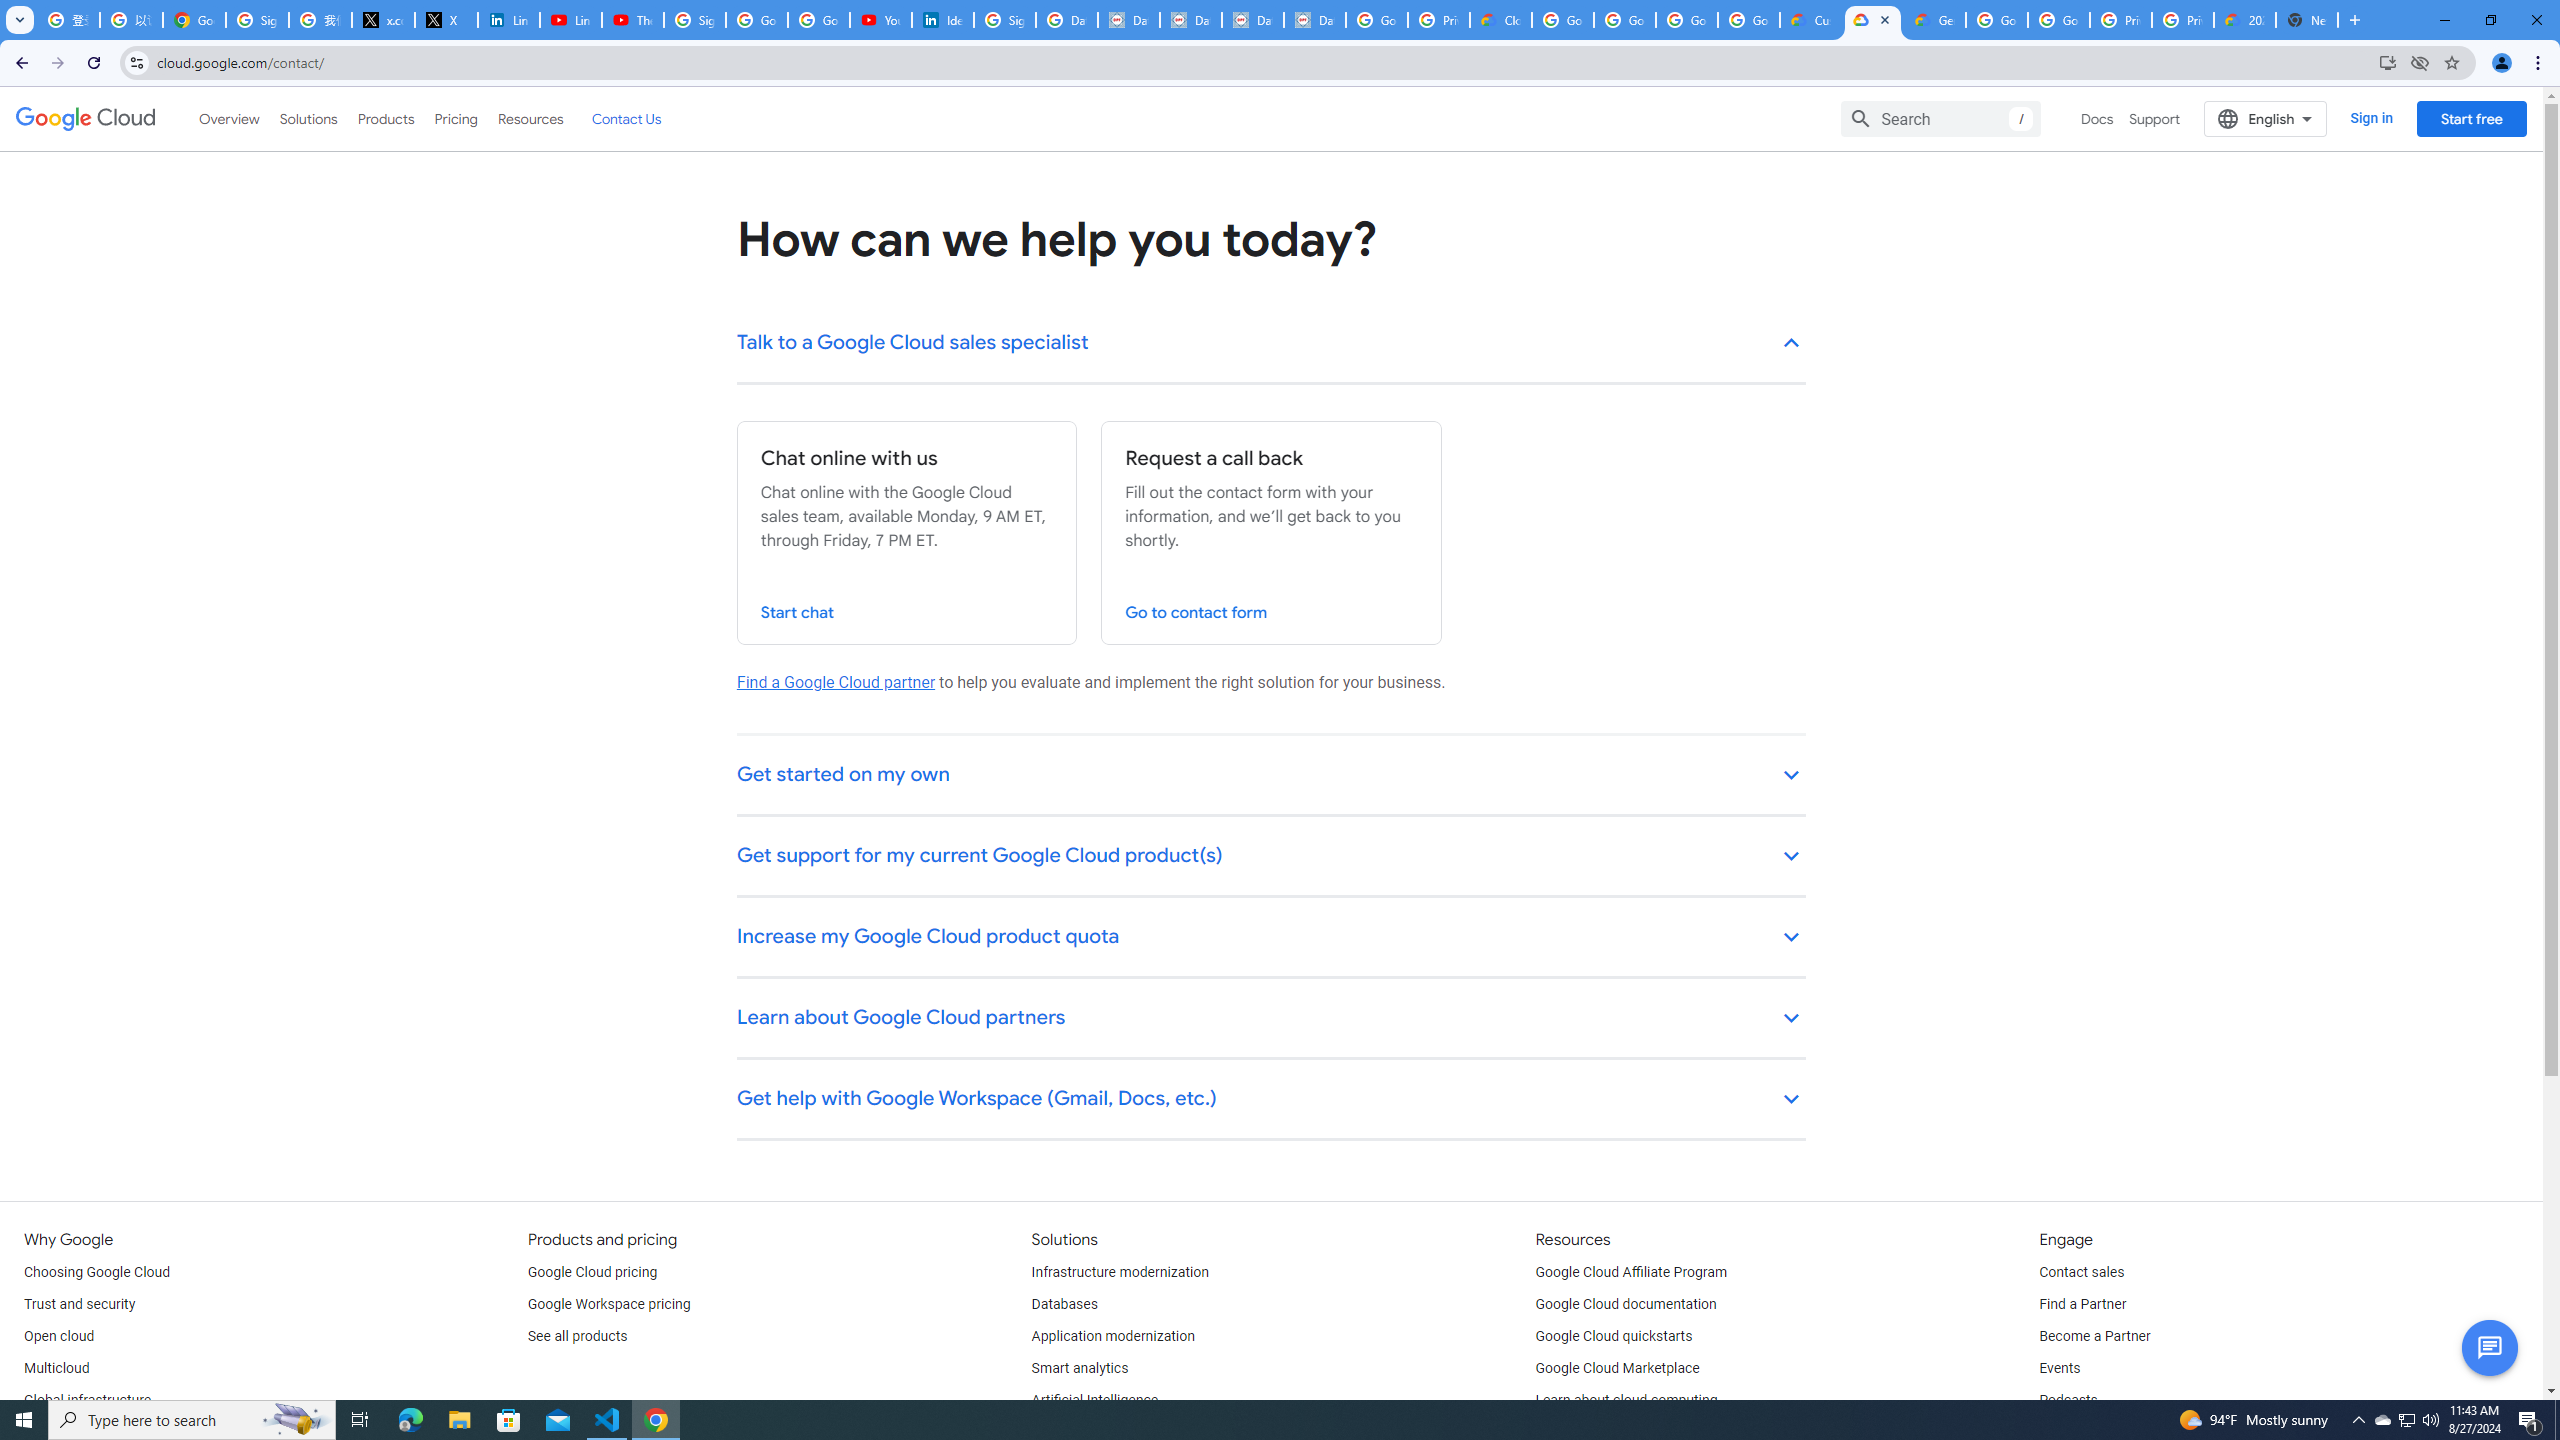 The width and height of the screenshot is (2560, 1440). What do you see at coordinates (1626, 1303) in the screenshot?
I see `'Google Cloud documentation'` at bounding box center [1626, 1303].